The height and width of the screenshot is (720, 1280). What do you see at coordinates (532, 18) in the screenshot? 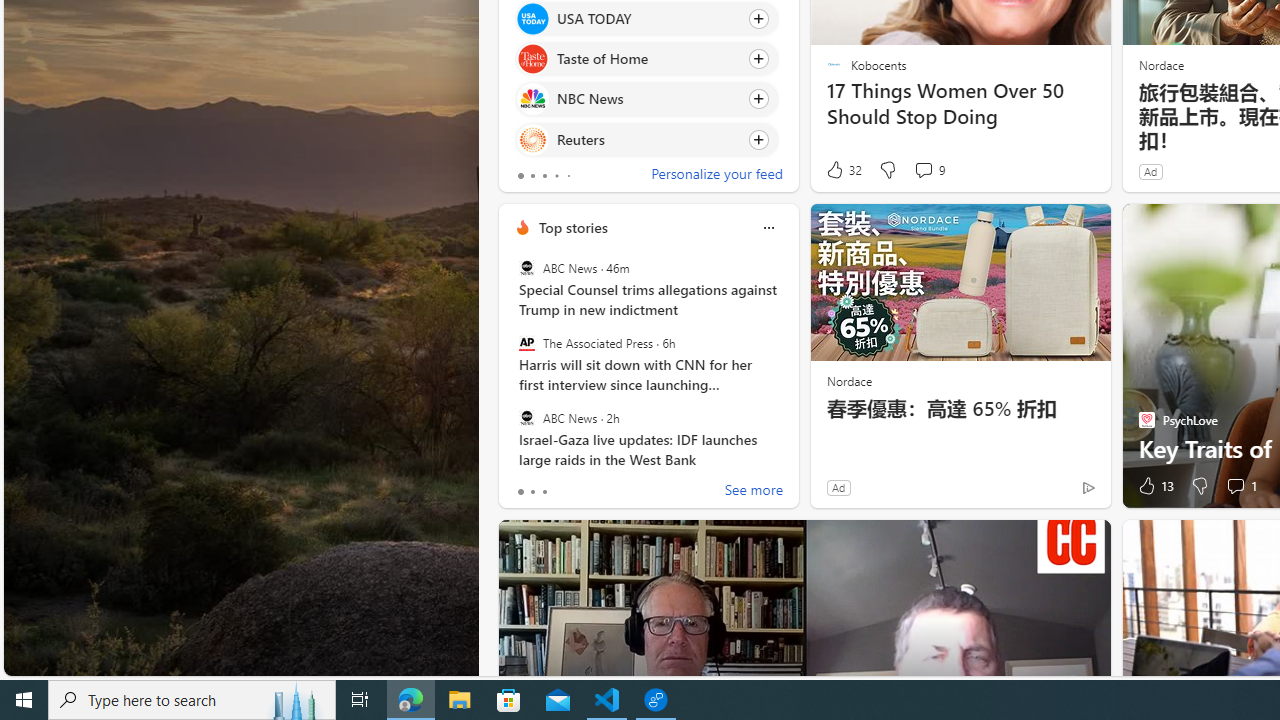
I see `'USA TODAY'` at bounding box center [532, 18].